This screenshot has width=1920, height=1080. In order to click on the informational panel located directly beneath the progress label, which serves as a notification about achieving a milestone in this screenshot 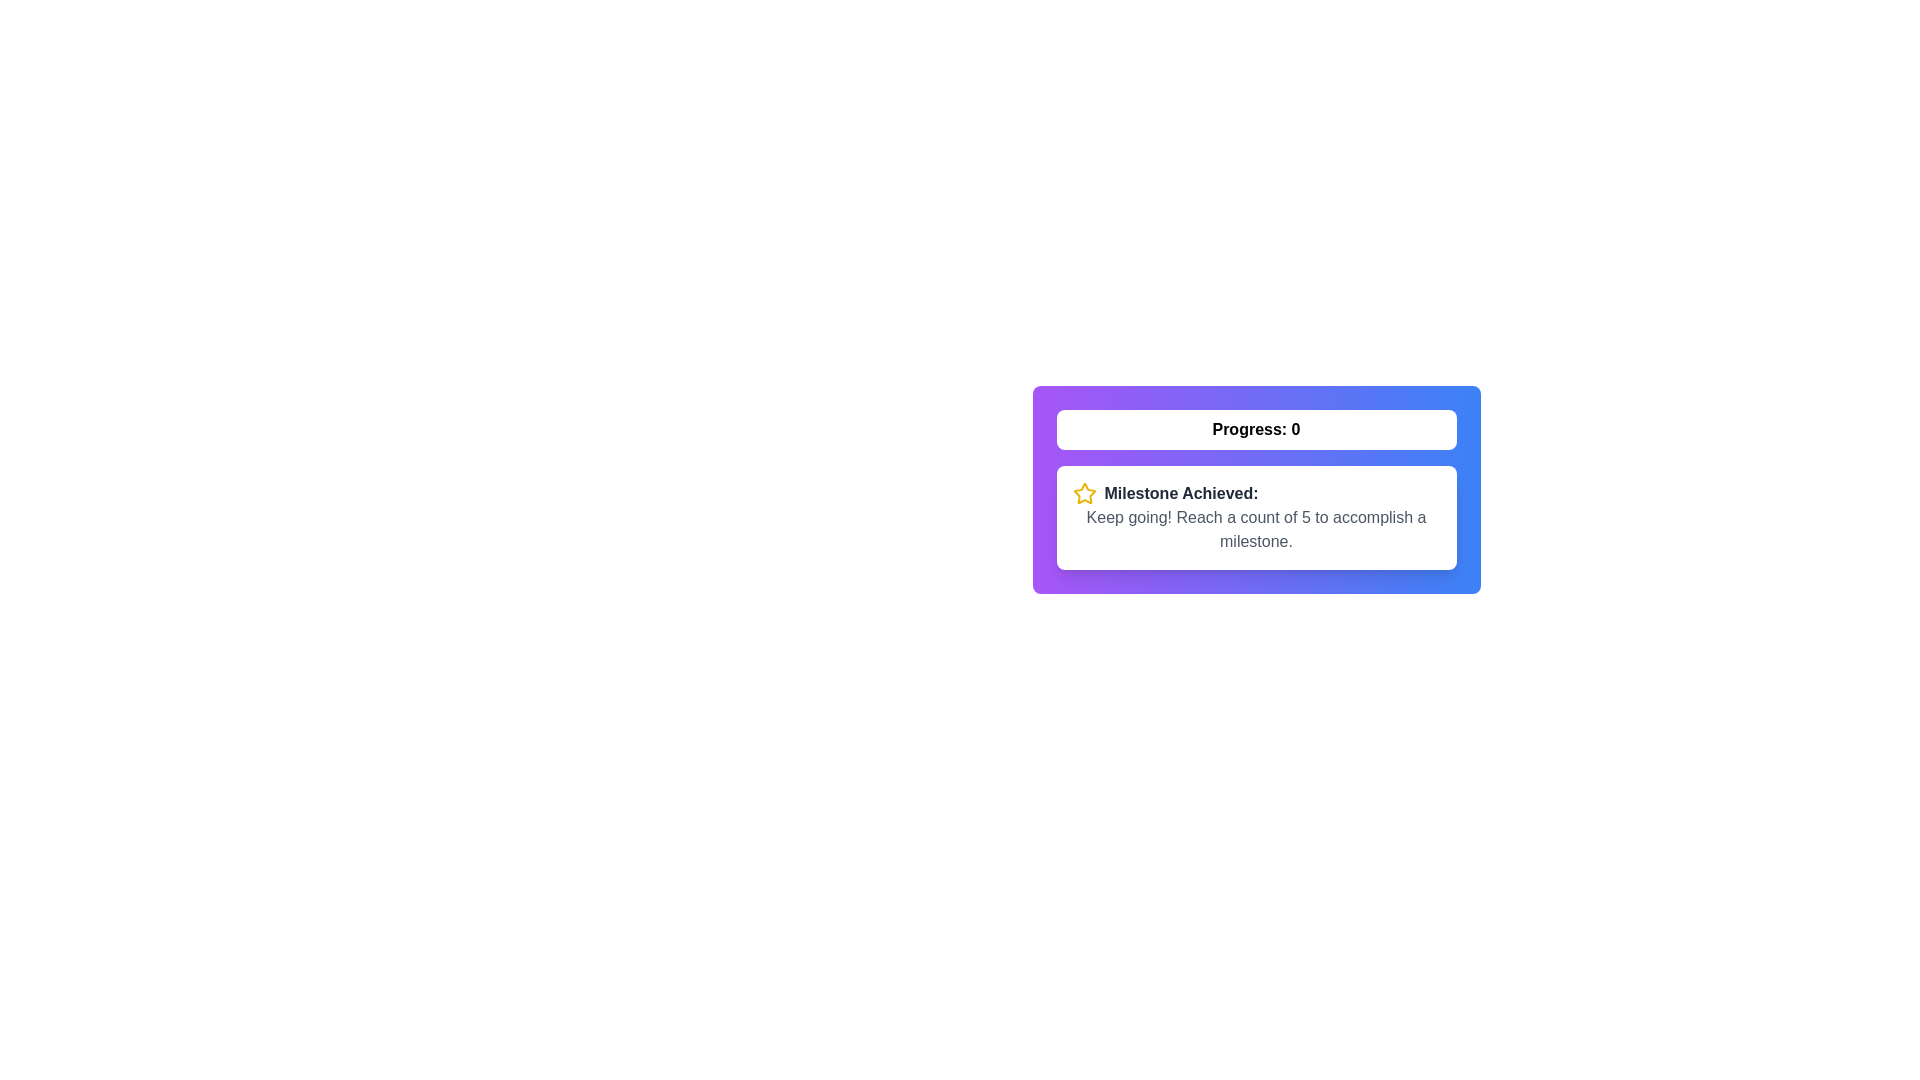, I will do `click(1255, 516)`.